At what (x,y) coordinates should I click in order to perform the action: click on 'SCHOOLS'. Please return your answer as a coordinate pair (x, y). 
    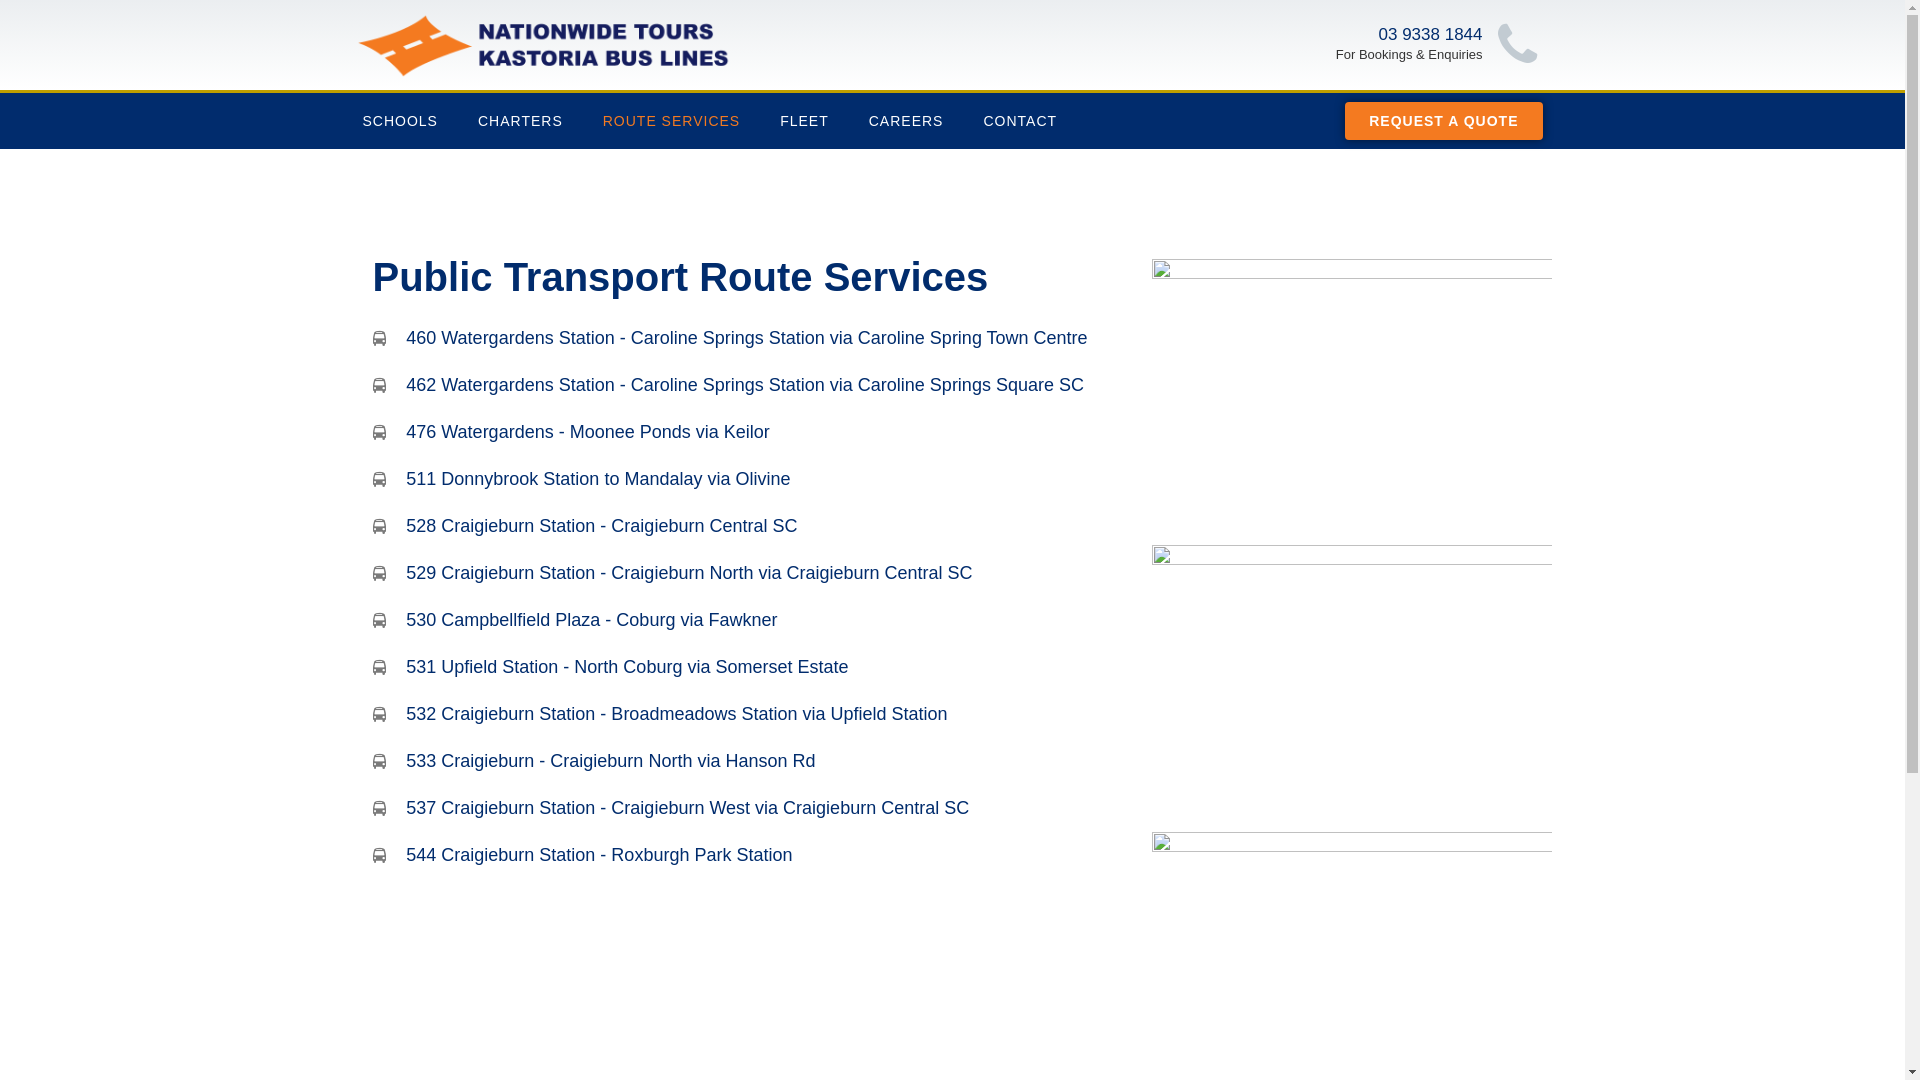
    Looking at the image, I should click on (399, 120).